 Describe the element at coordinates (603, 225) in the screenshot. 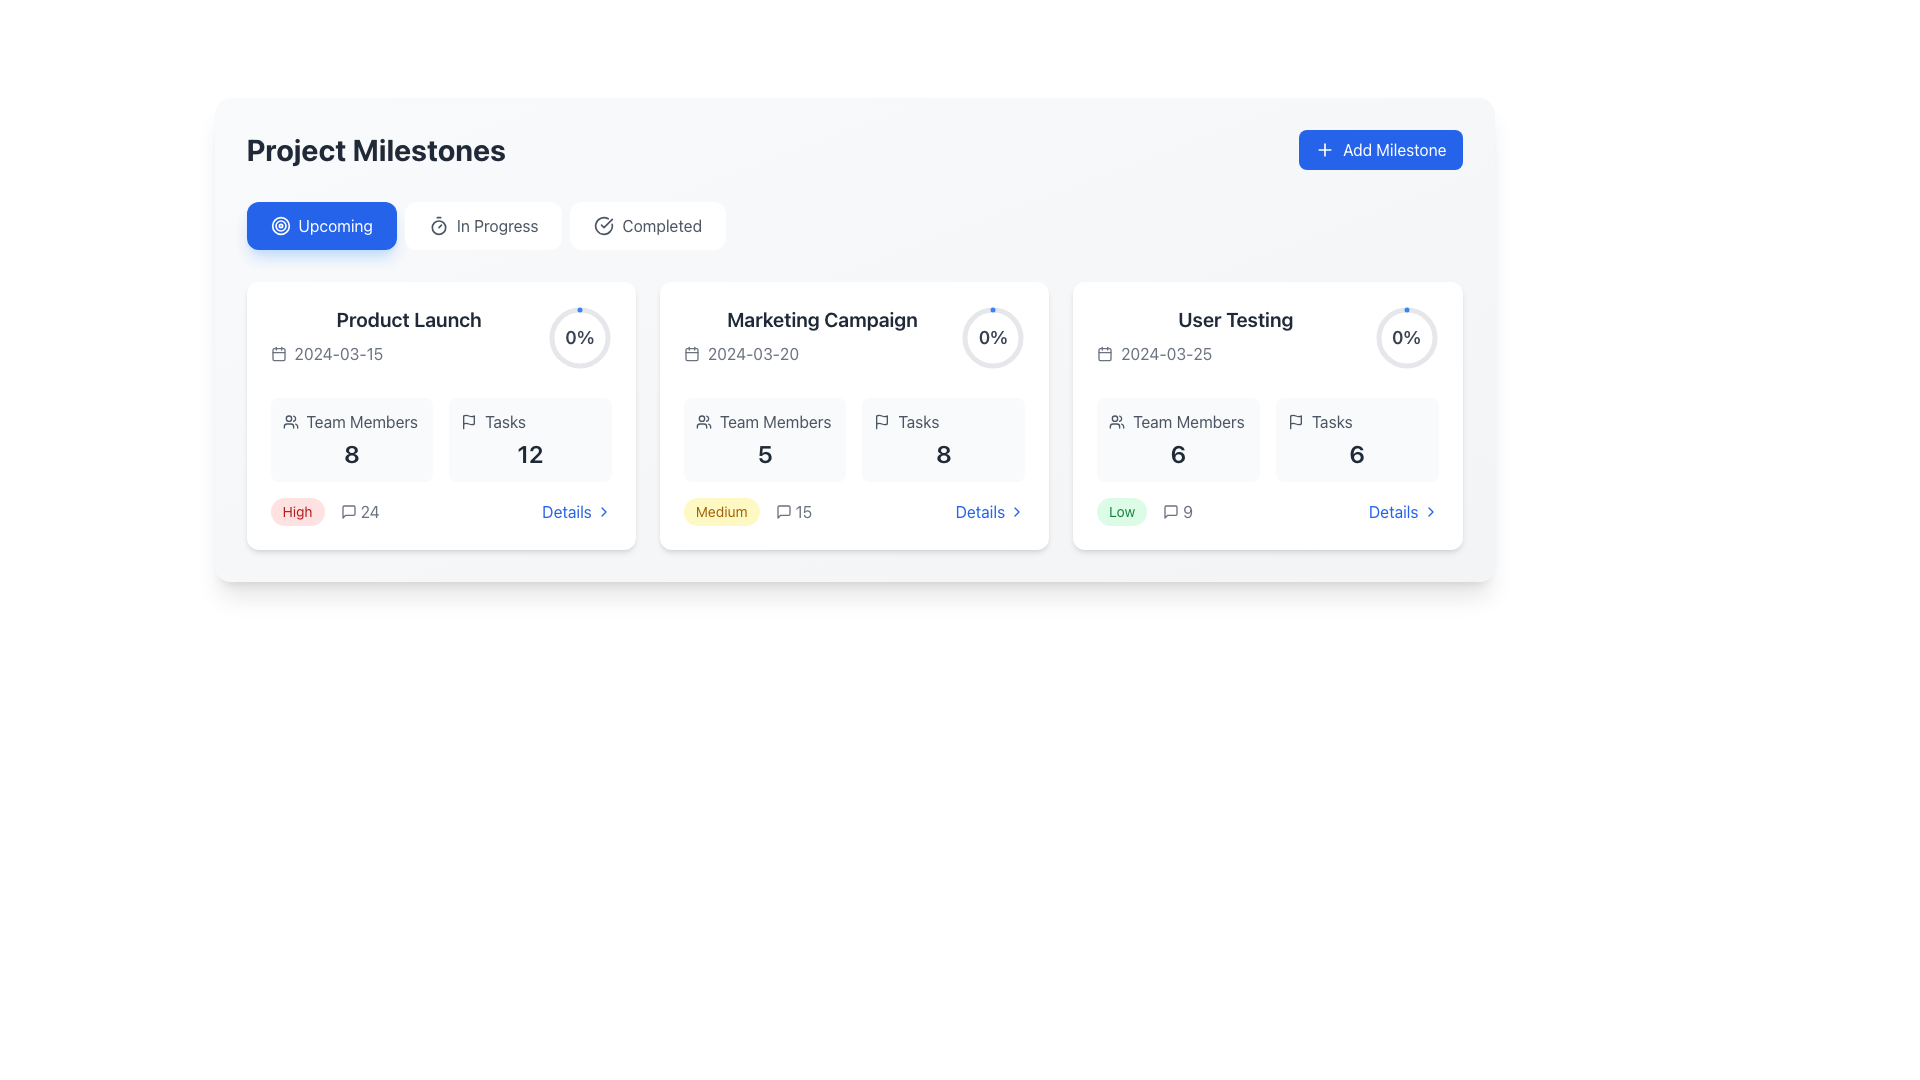

I see `the decorative and indicative graphical element of the completion icon located in the top right corner of the 'Completed' section tab` at that location.